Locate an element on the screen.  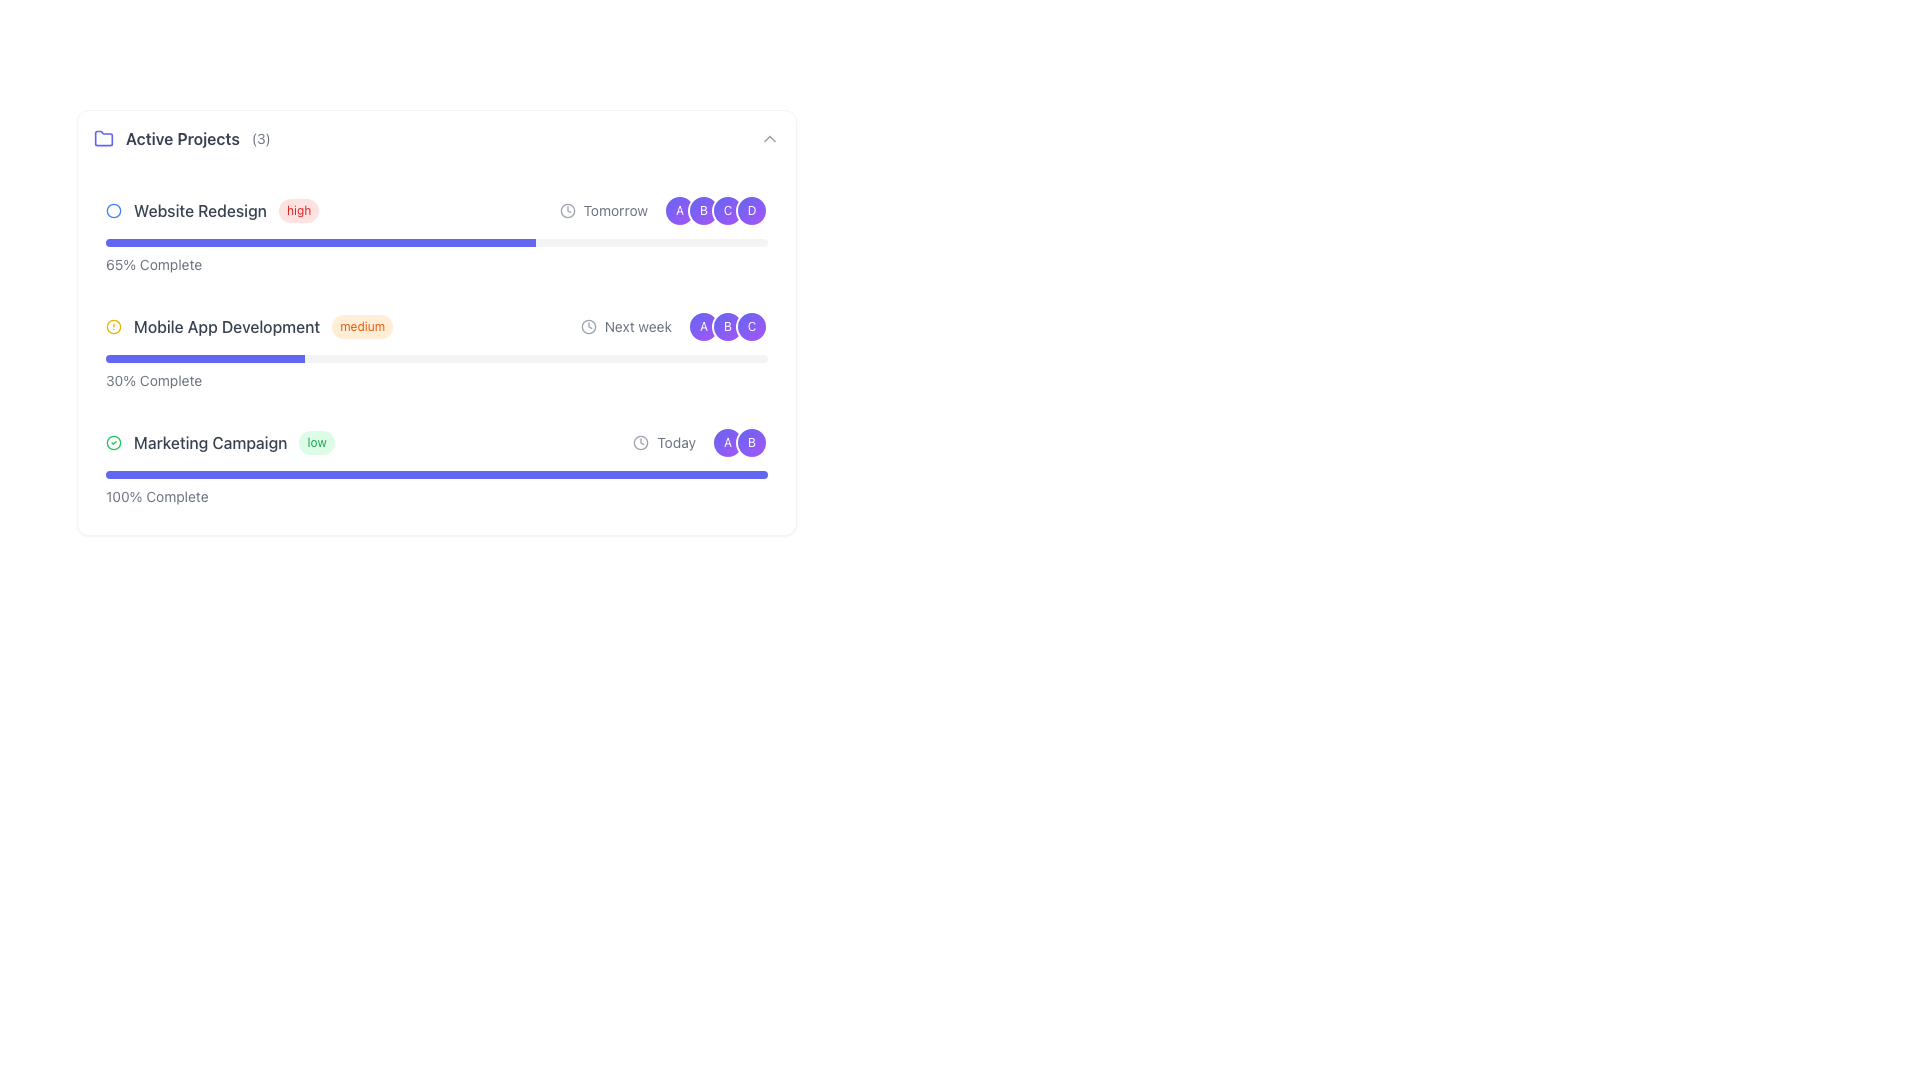
the scheduling icon located is located at coordinates (587, 326).